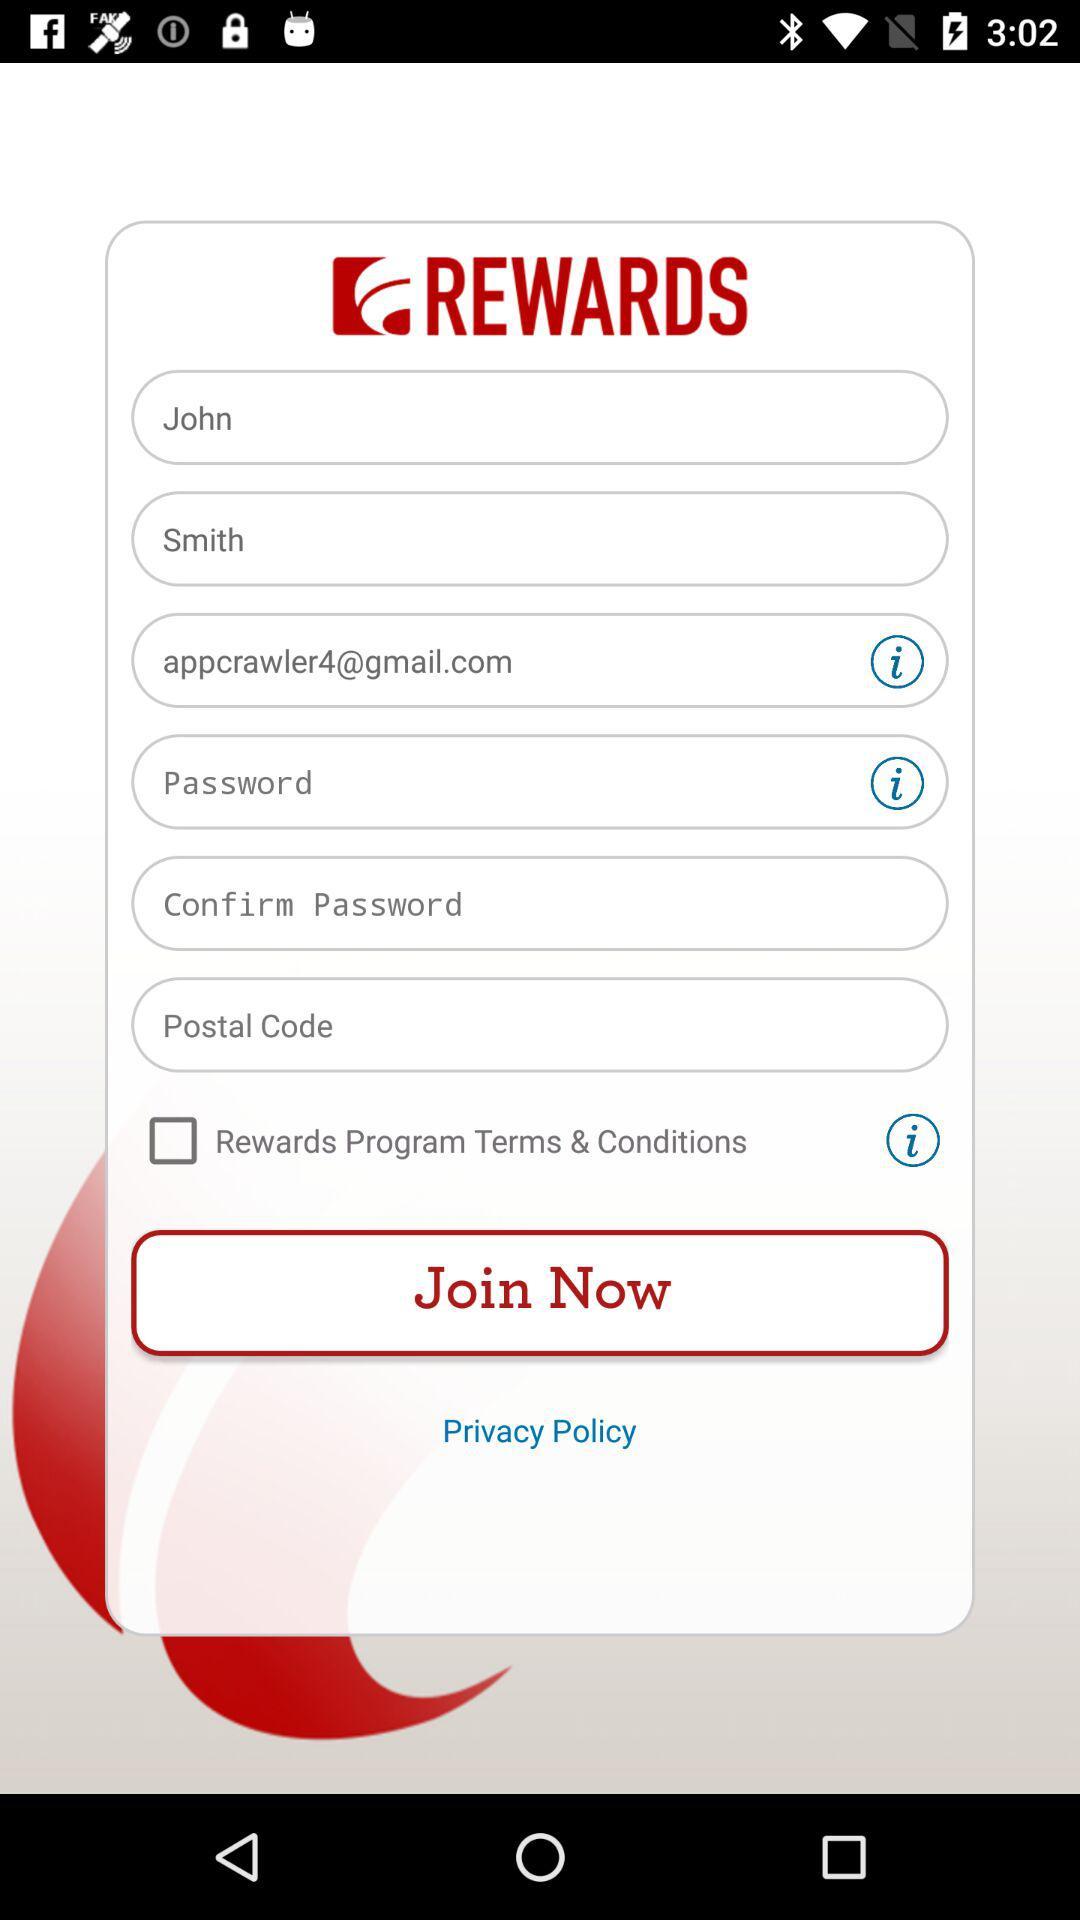  Describe the element at coordinates (540, 1024) in the screenshot. I see `type postal code` at that location.